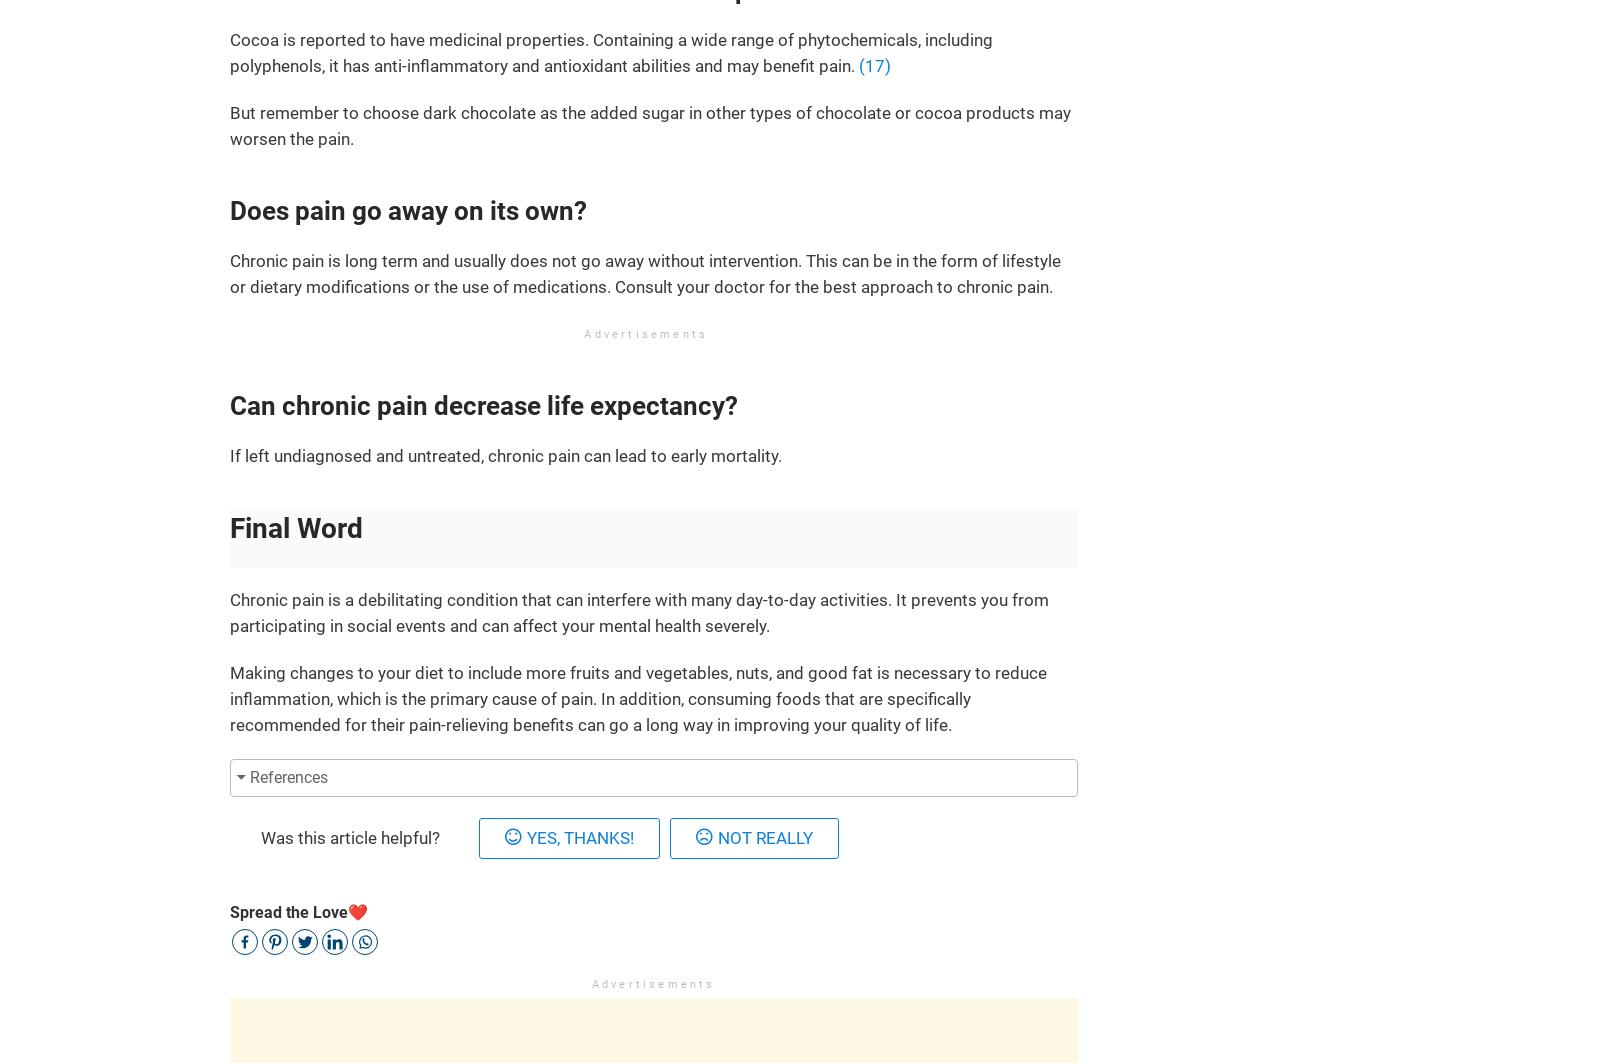 This screenshot has width=1600, height=1063. Describe the element at coordinates (505, 456) in the screenshot. I see `'If left undiagnosed and untreated, chronic pain can lead to early mortality.'` at that location.